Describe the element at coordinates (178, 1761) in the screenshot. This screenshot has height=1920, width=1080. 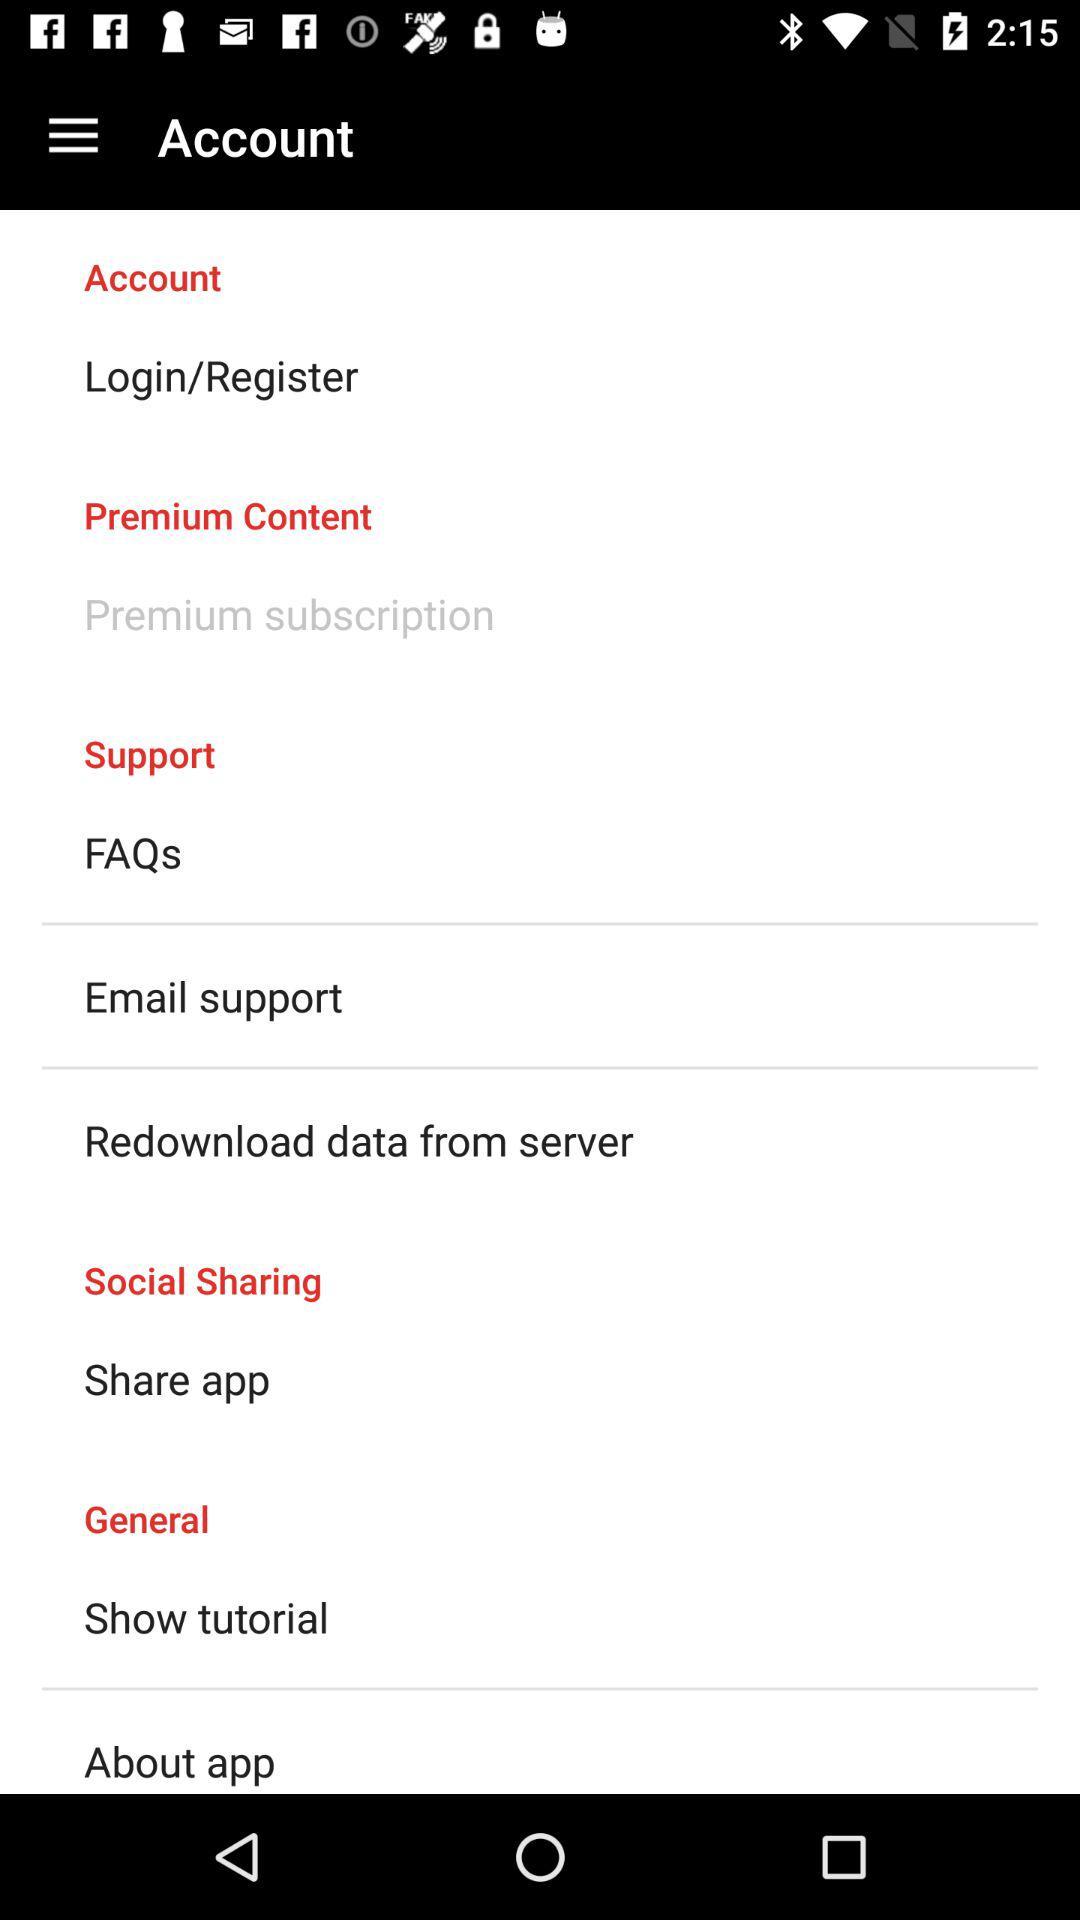
I see `item below show tutorial item` at that location.